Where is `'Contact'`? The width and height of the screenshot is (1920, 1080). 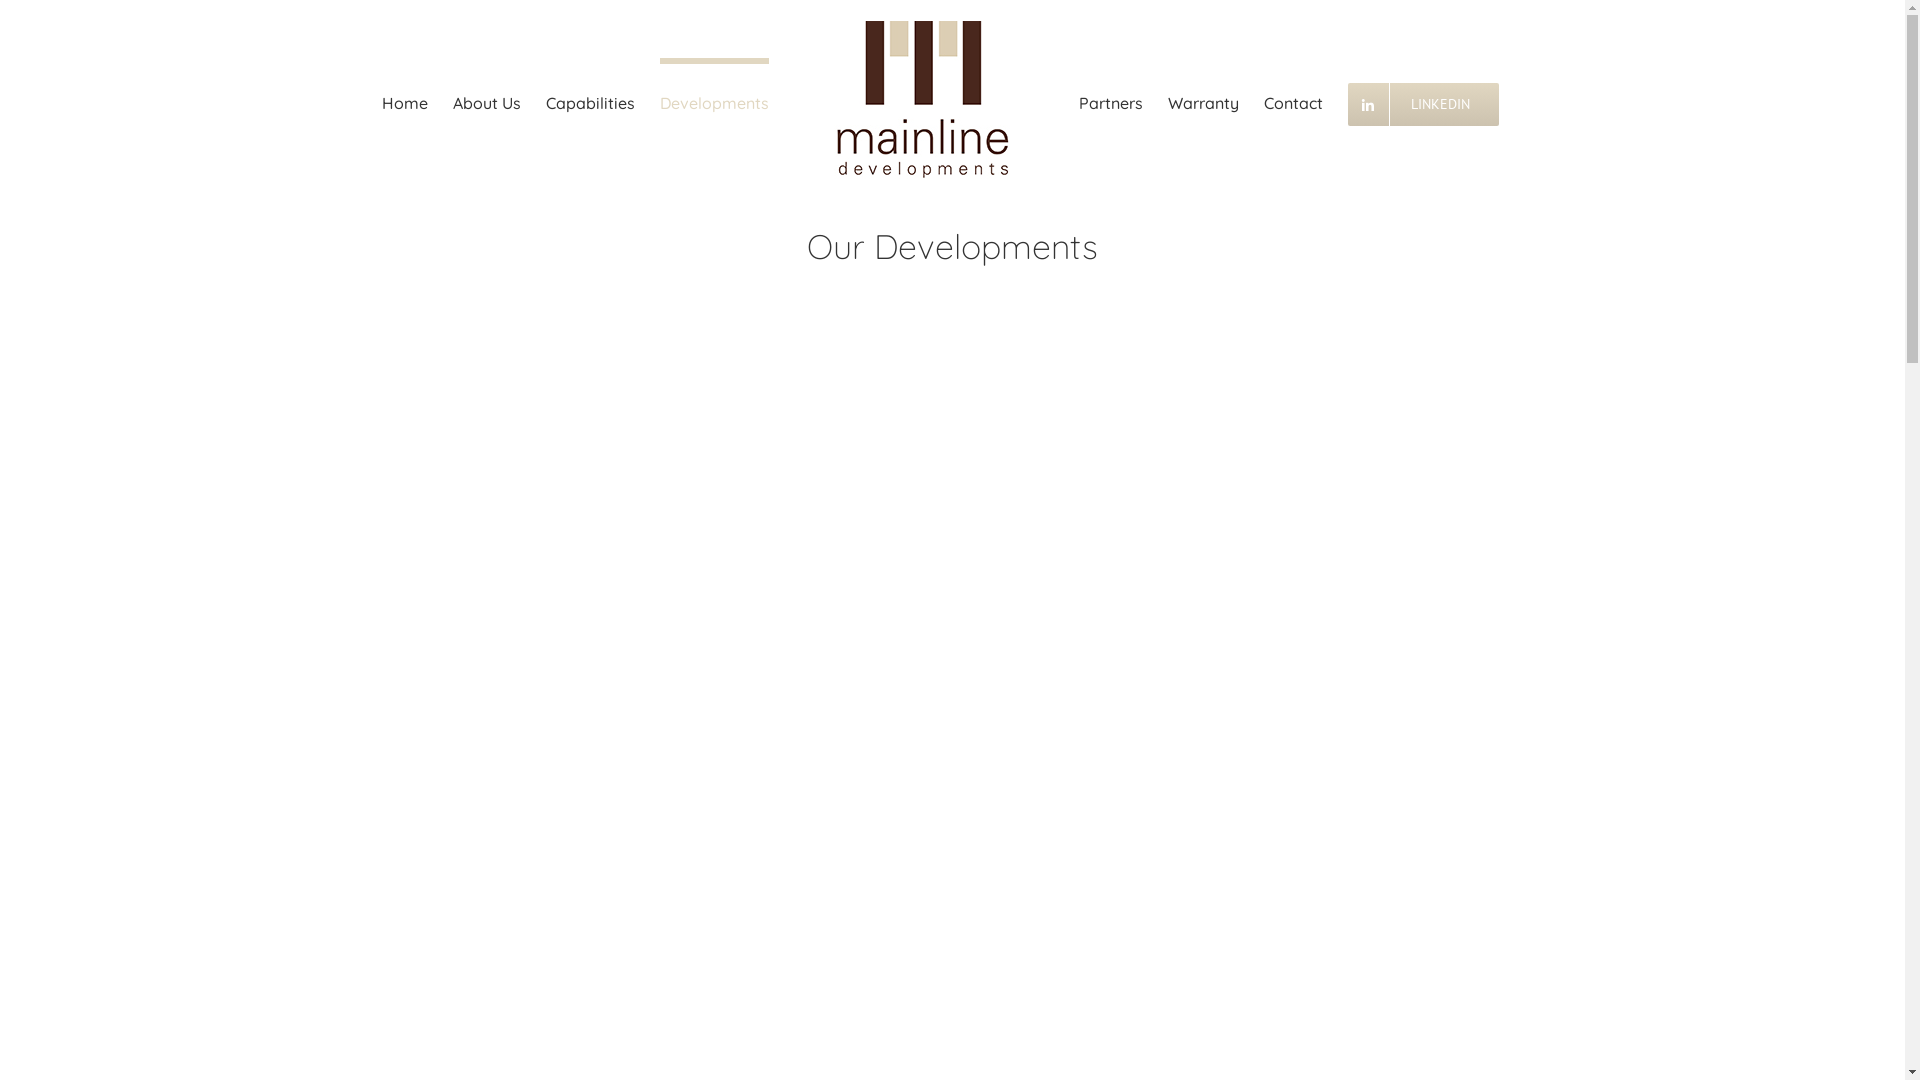
'Contact' is located at coordinates (1262, 100).